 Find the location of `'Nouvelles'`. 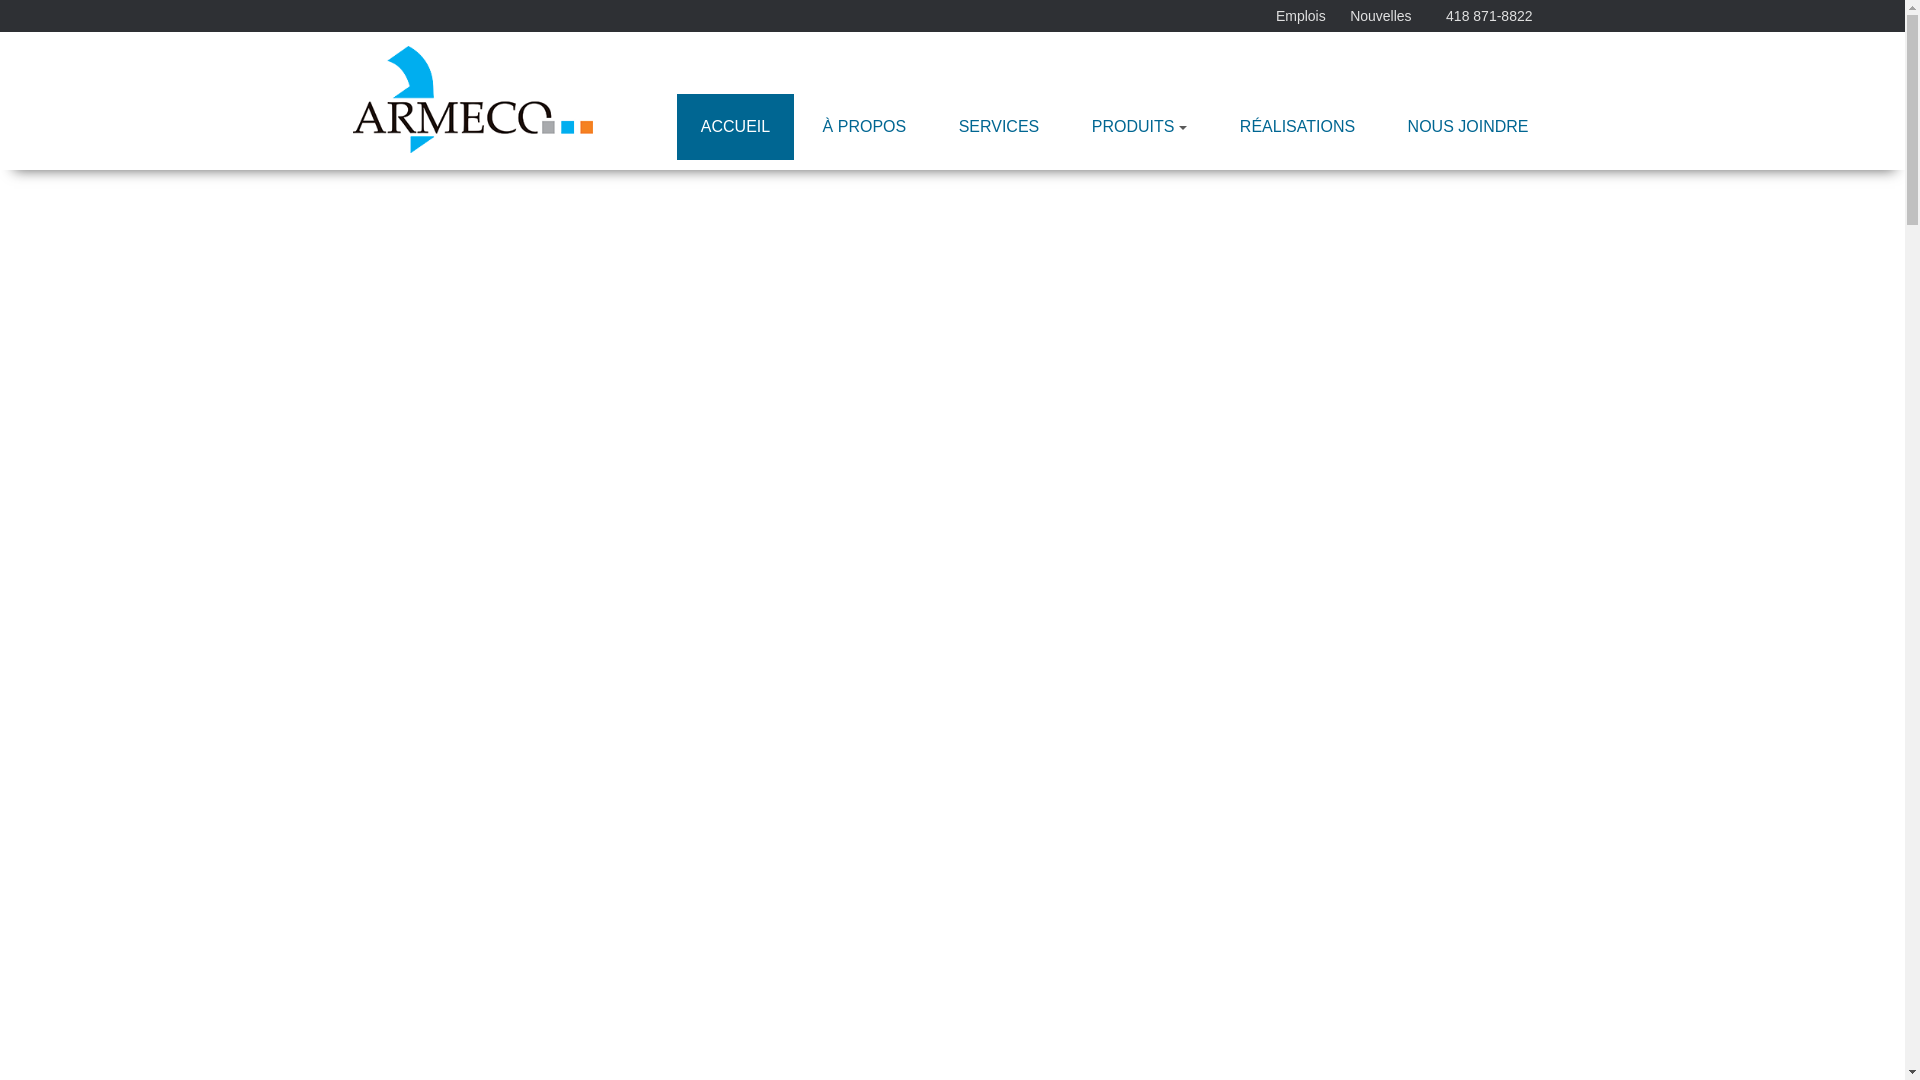

'Nouvelles' is located at coordinates (1379, 15).